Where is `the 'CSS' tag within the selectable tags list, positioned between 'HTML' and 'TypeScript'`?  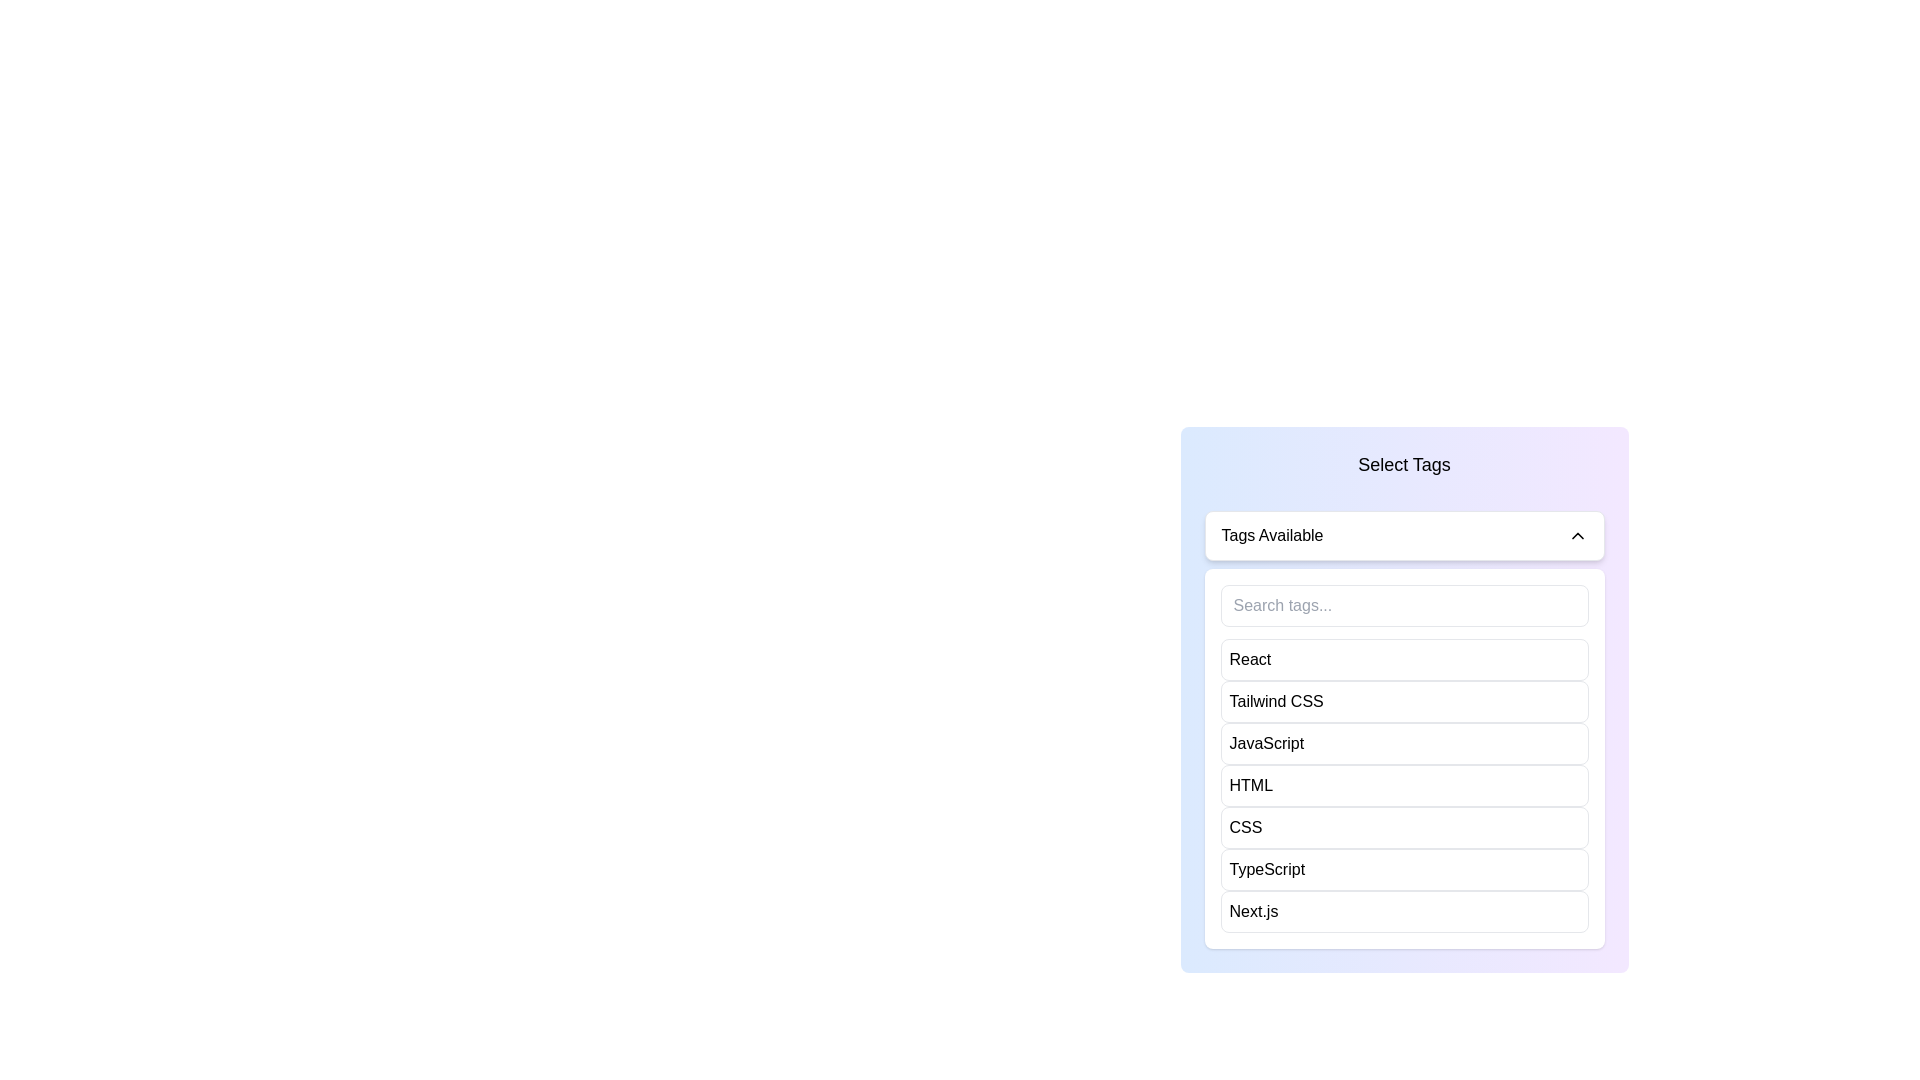
the 'CSS' tag within the selectable tags list, positioned between 'HTML' and 'TypeScript' is located at coordinates (1244, 828).